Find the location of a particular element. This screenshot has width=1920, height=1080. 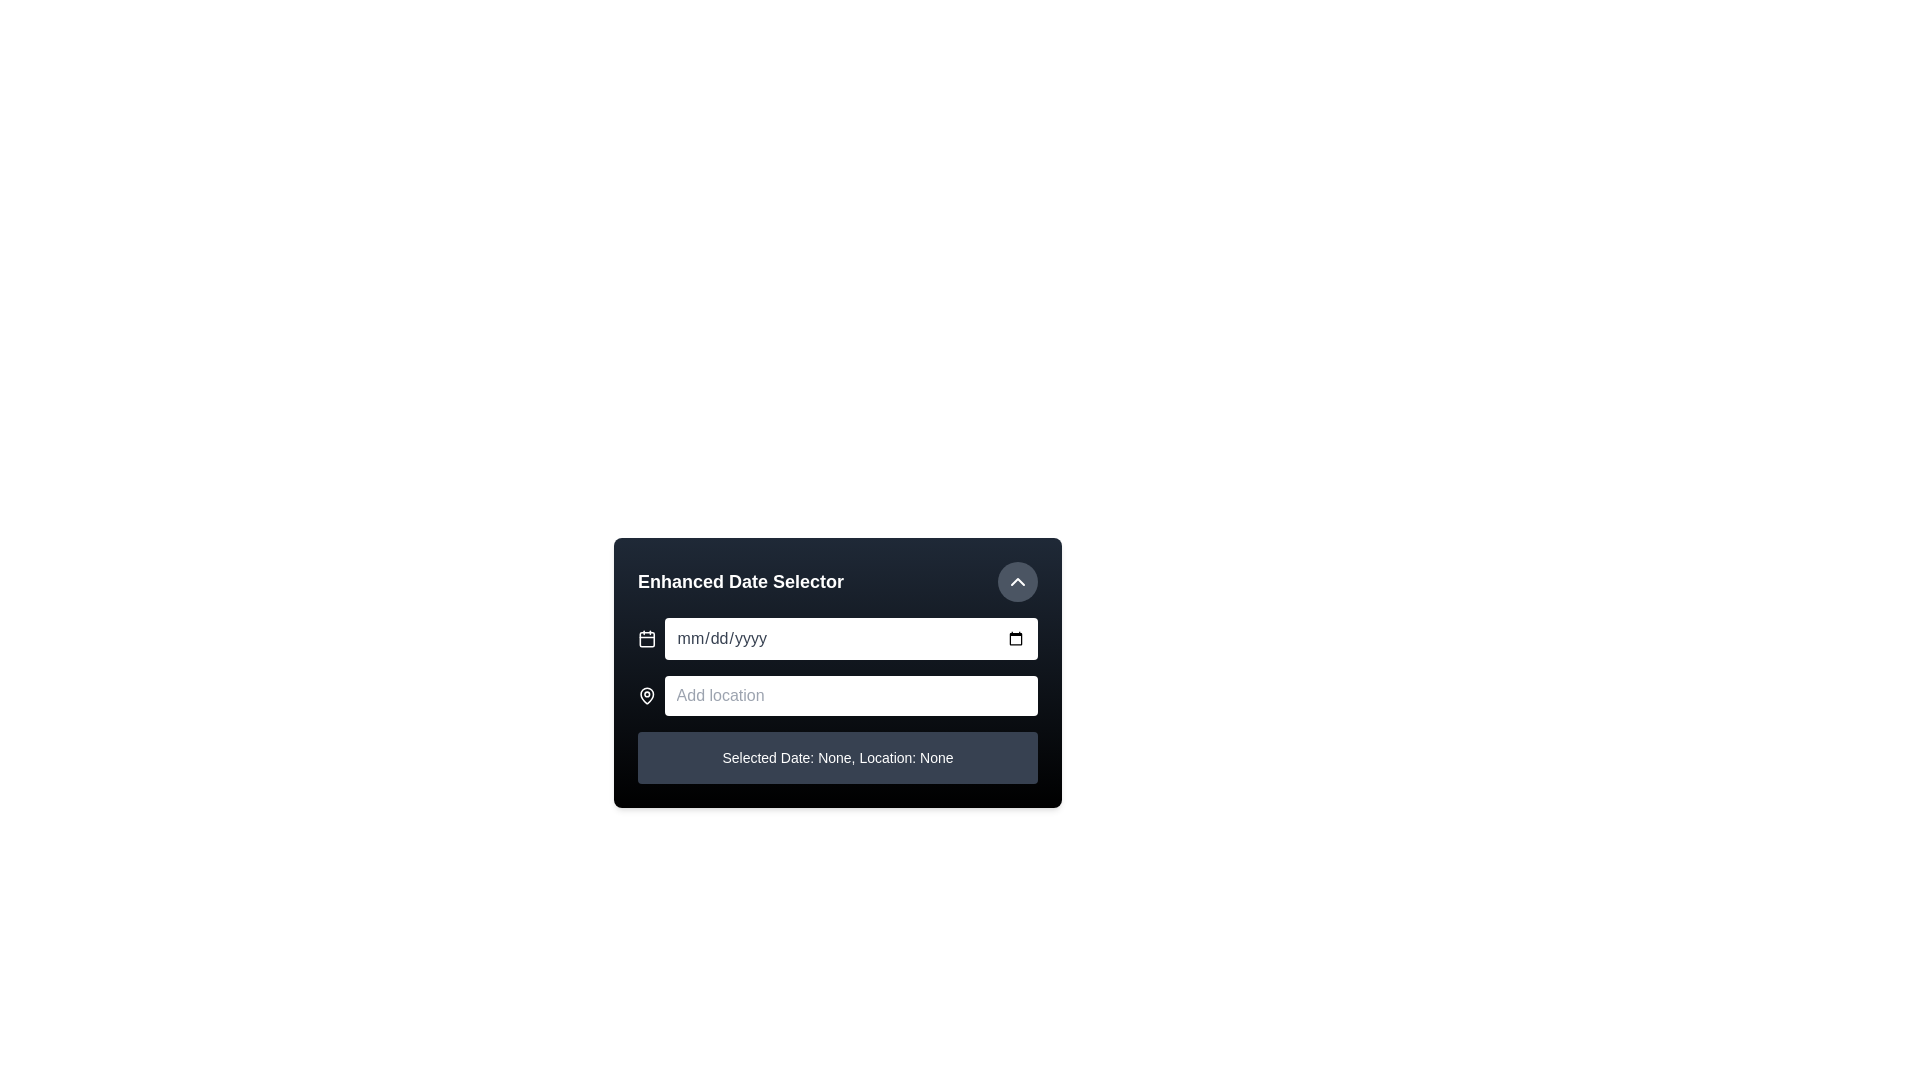

the calendar icon in the upper-left segment of the date selection interface is located at coordinates (647, 639).